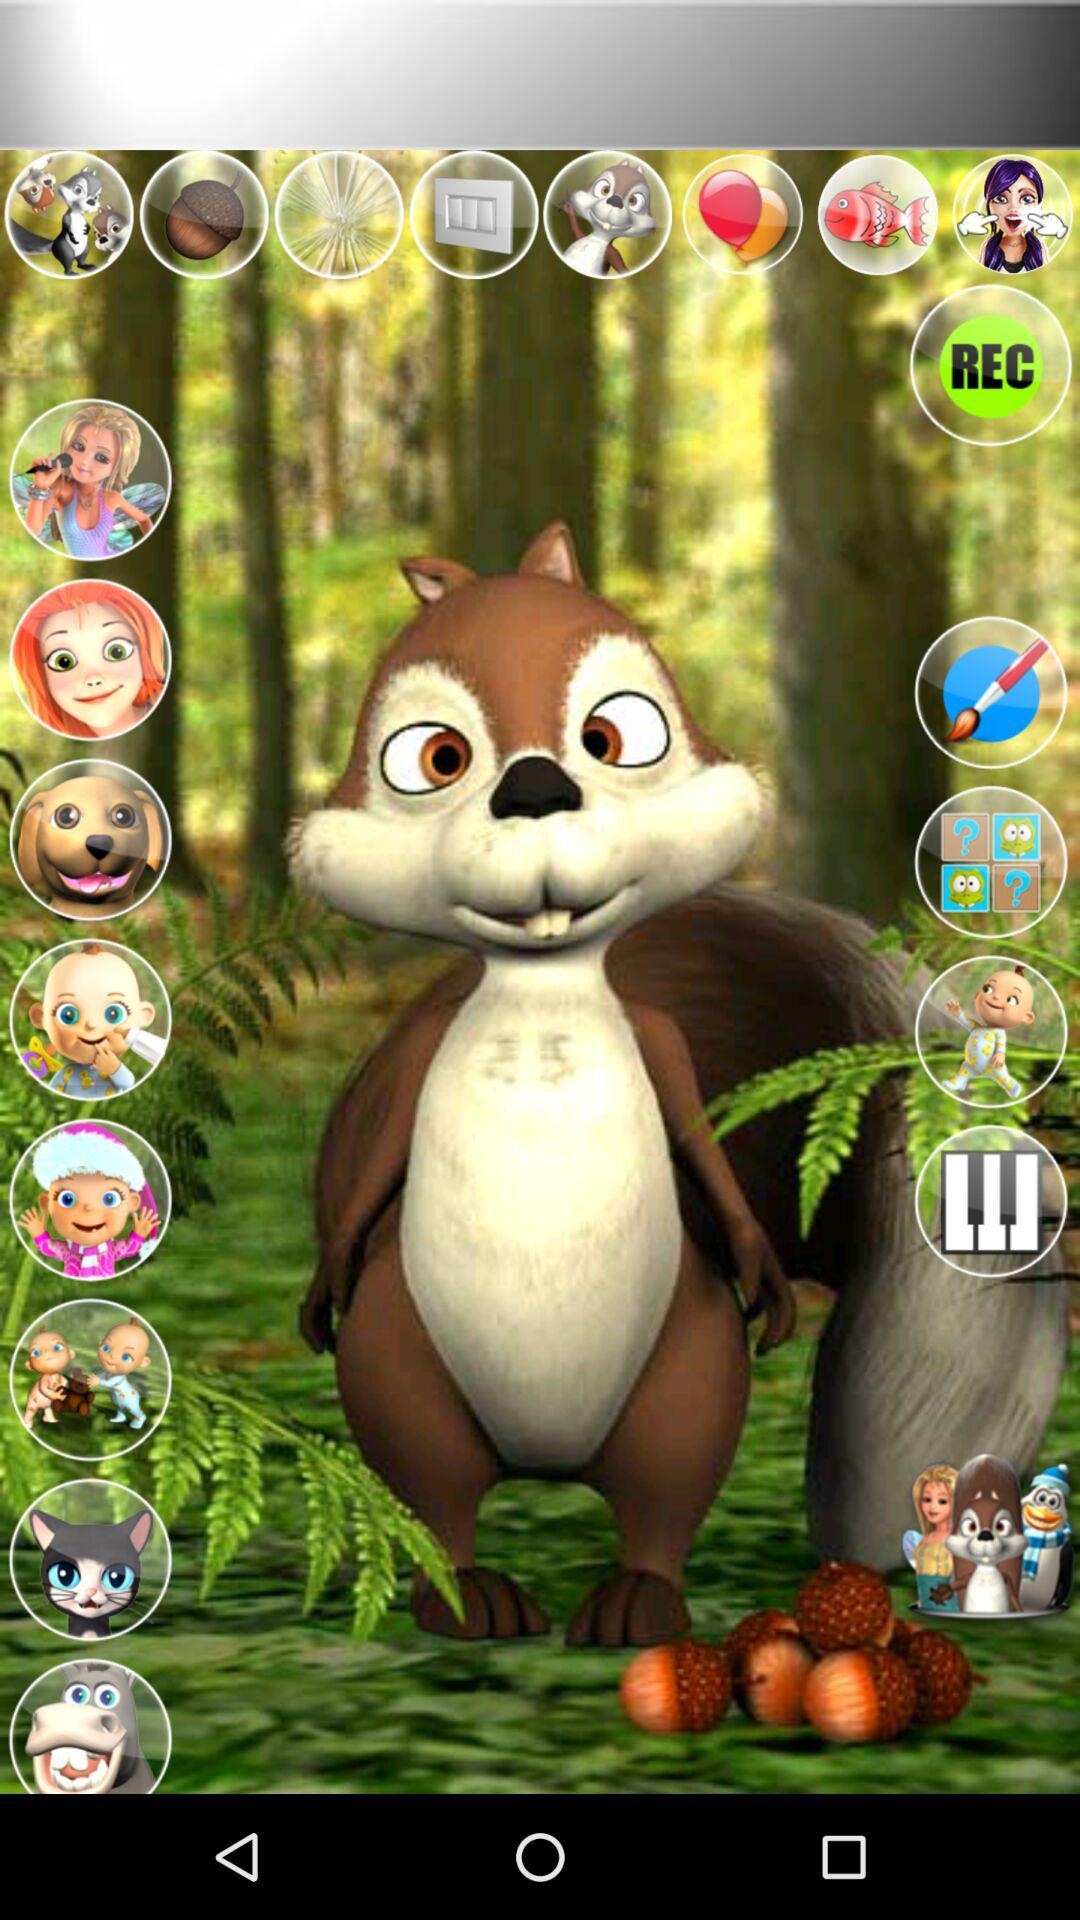 The width and height of the screenshot is (1080, 1920). I want to click on change avatar, so click(88, 475).